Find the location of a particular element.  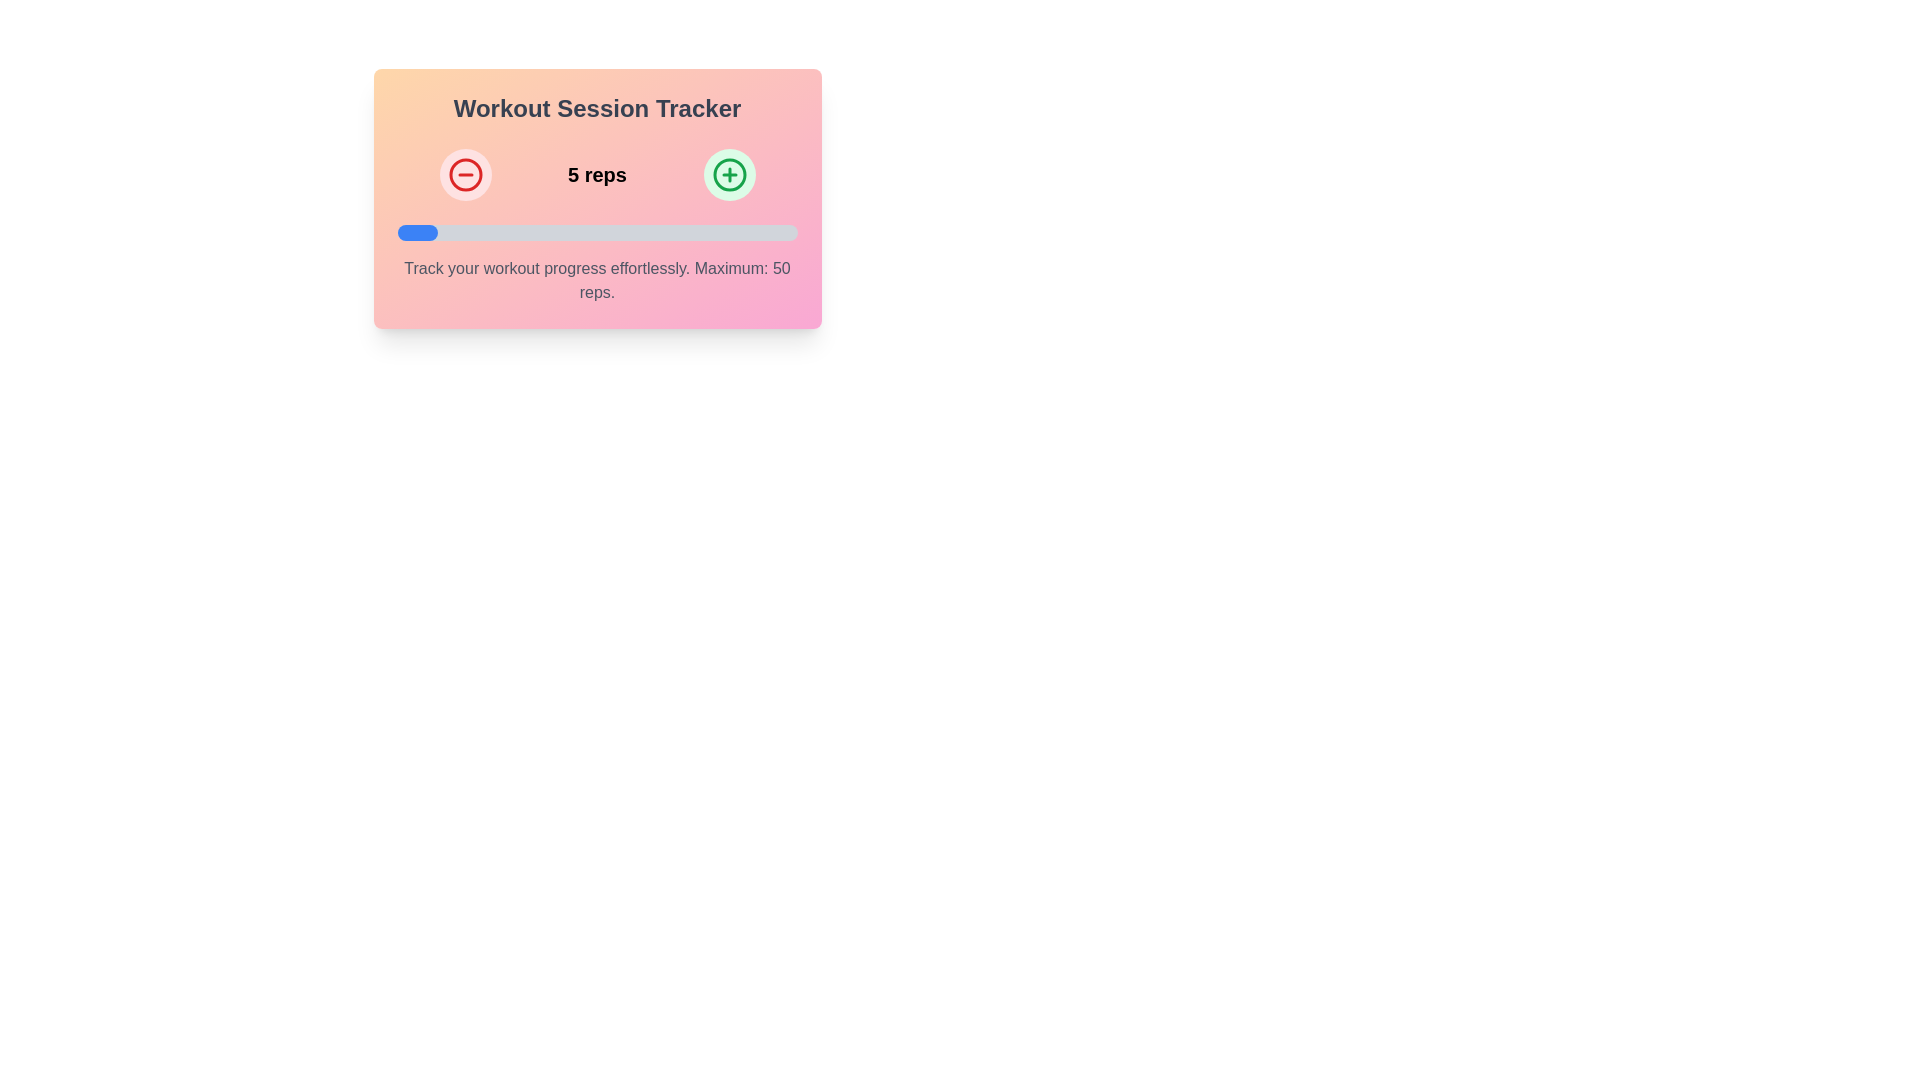

slider progress is located at coordinates (701, 231).